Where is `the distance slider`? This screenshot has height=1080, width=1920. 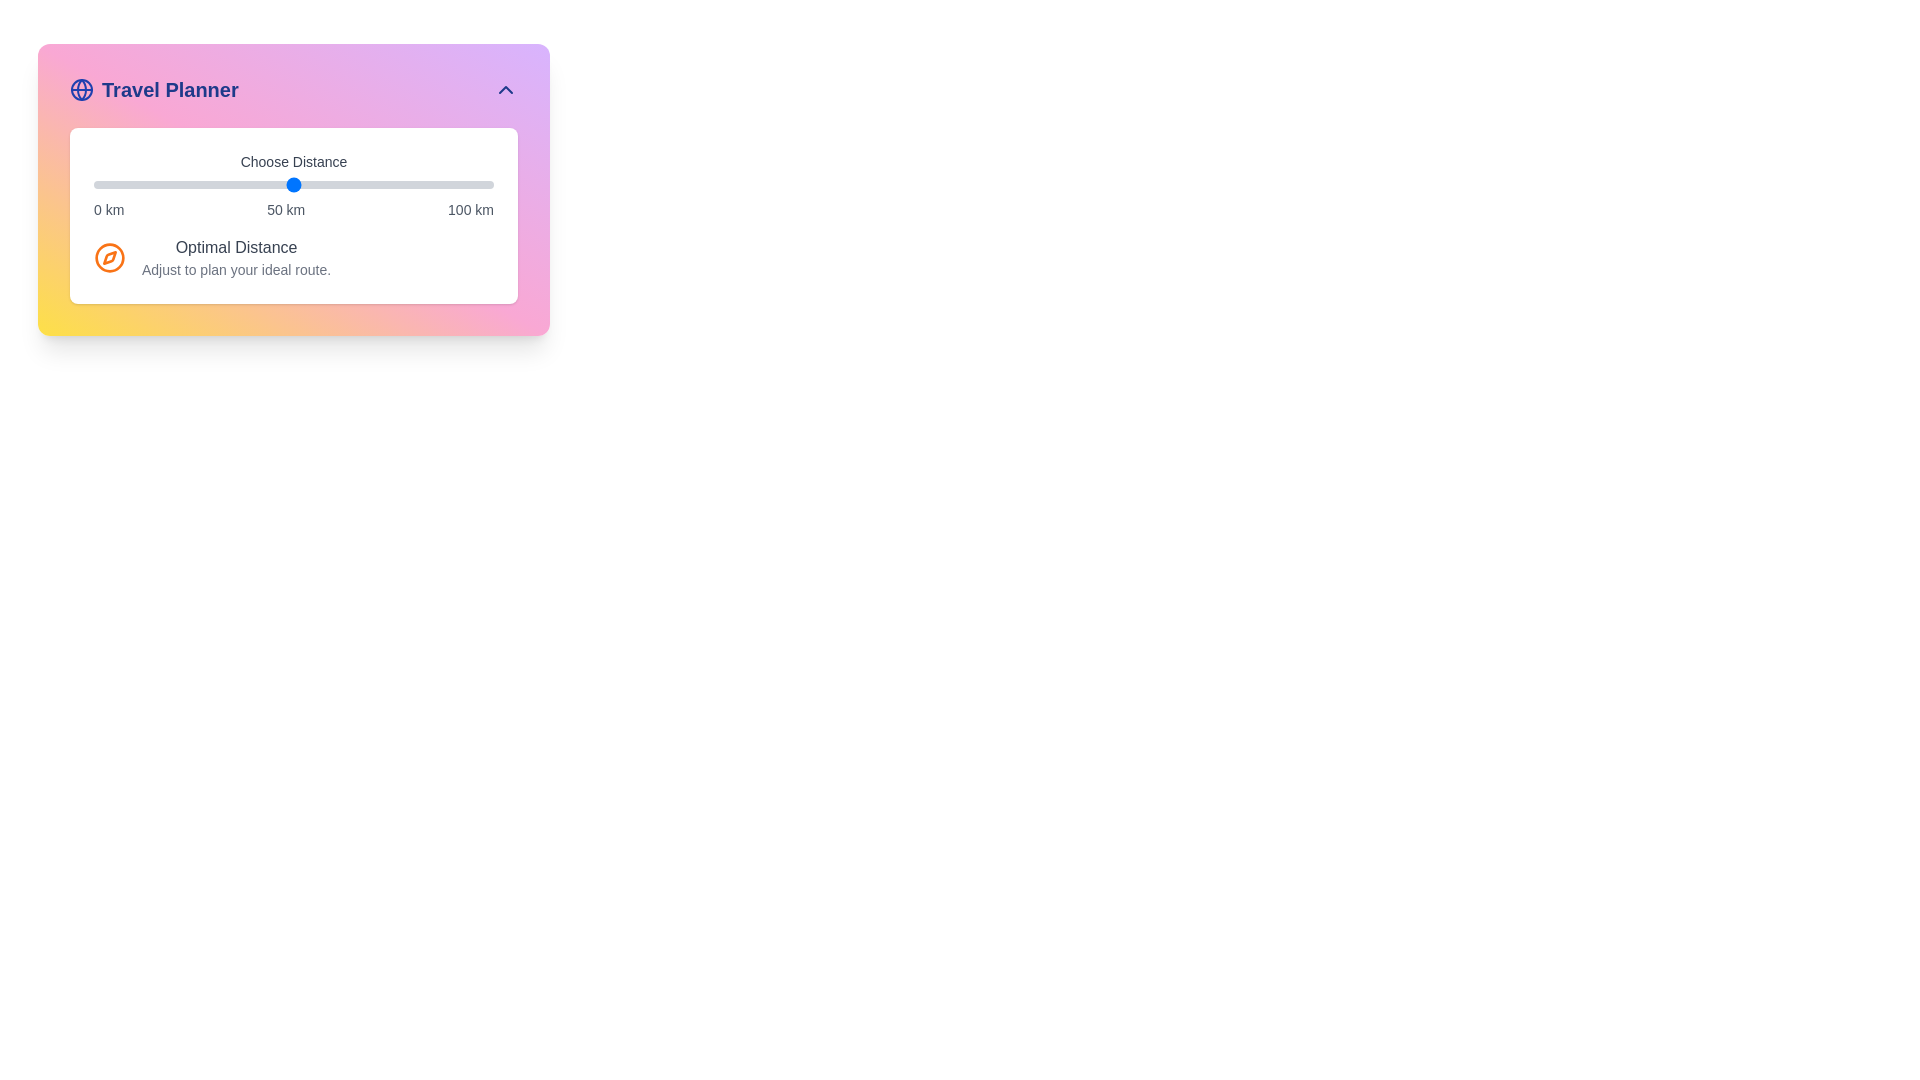 the distance slider is located at coordinates (416, 185).